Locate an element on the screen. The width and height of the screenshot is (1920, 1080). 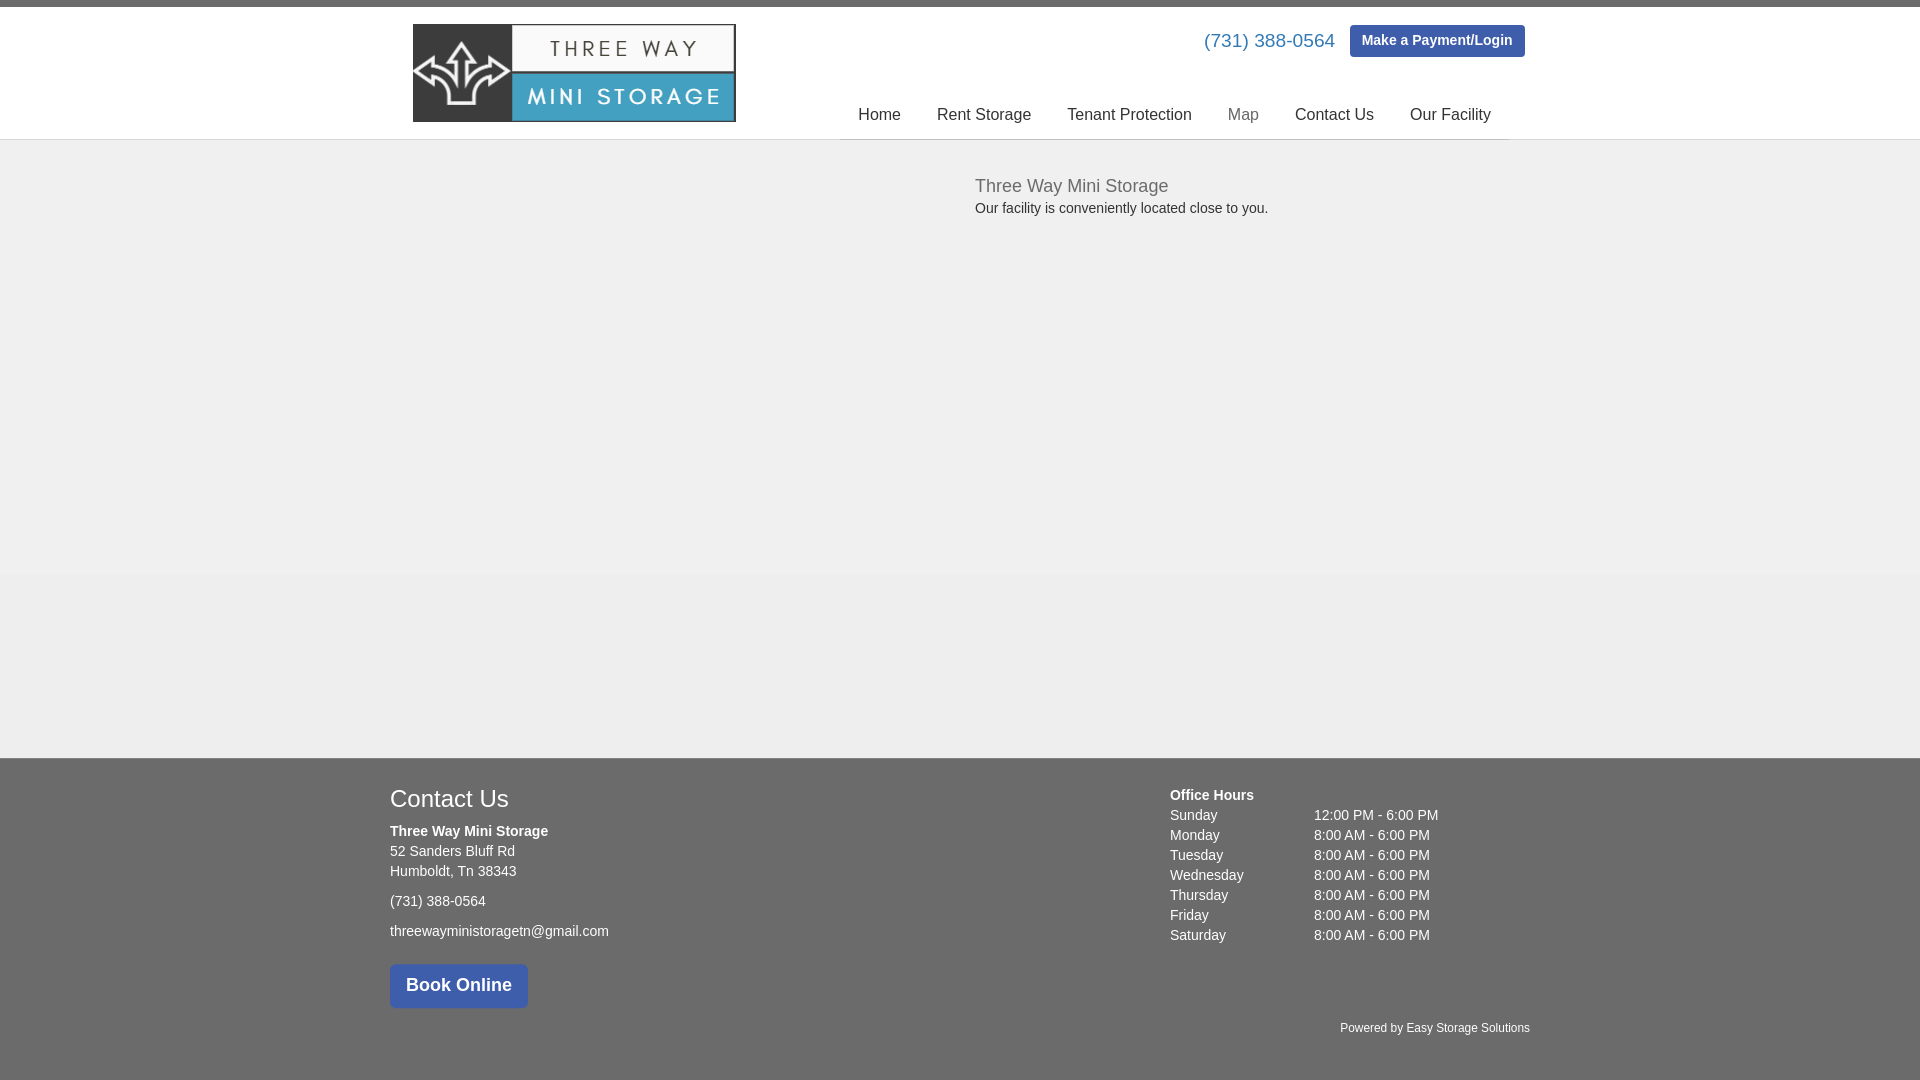
'Book Online' is located at coordinates (458, 985).